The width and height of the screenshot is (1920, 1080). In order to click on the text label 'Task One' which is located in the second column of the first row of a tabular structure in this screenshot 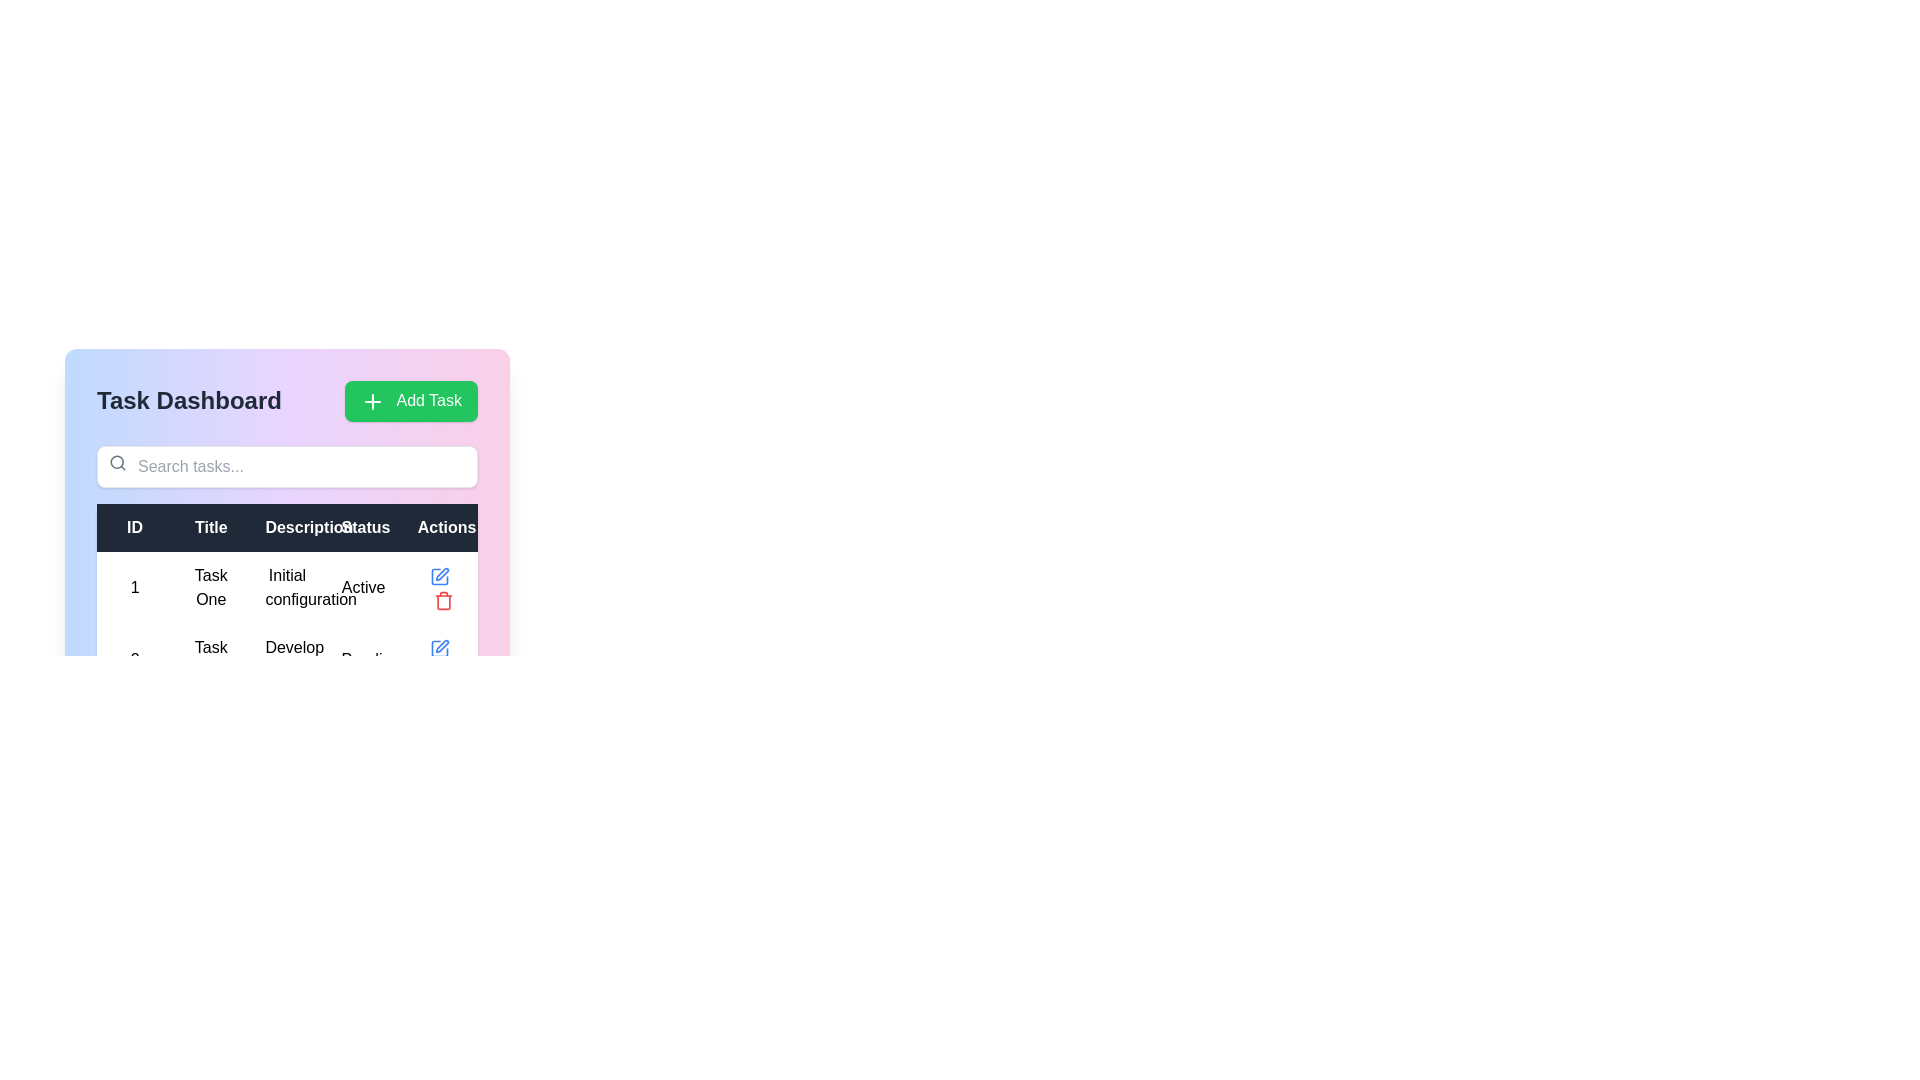, I will do `click(211, 586)`.